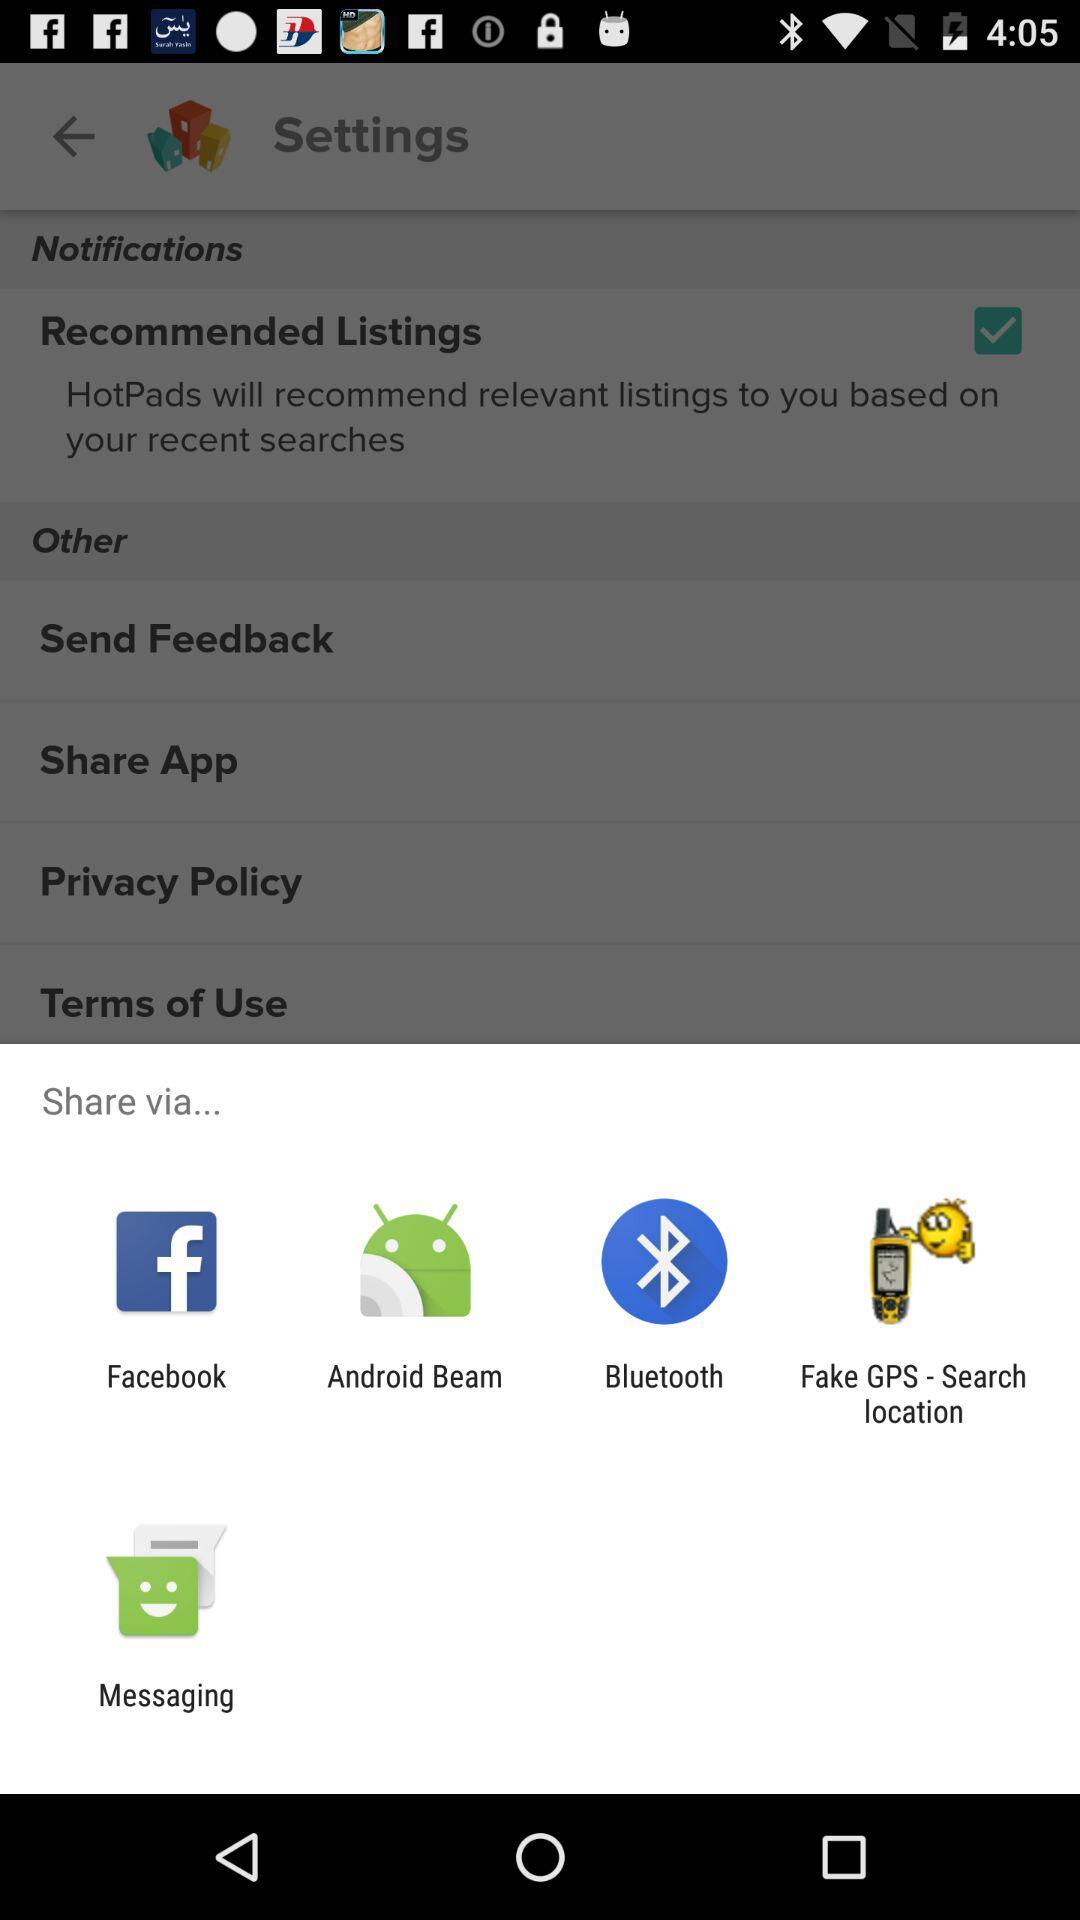 This screenshot has height=1920, width=1080. What do you see at coordinates (414, 1392) in the screenshot?
I see `app to the left of bluetooth item` at bounding box center [414, 1392].